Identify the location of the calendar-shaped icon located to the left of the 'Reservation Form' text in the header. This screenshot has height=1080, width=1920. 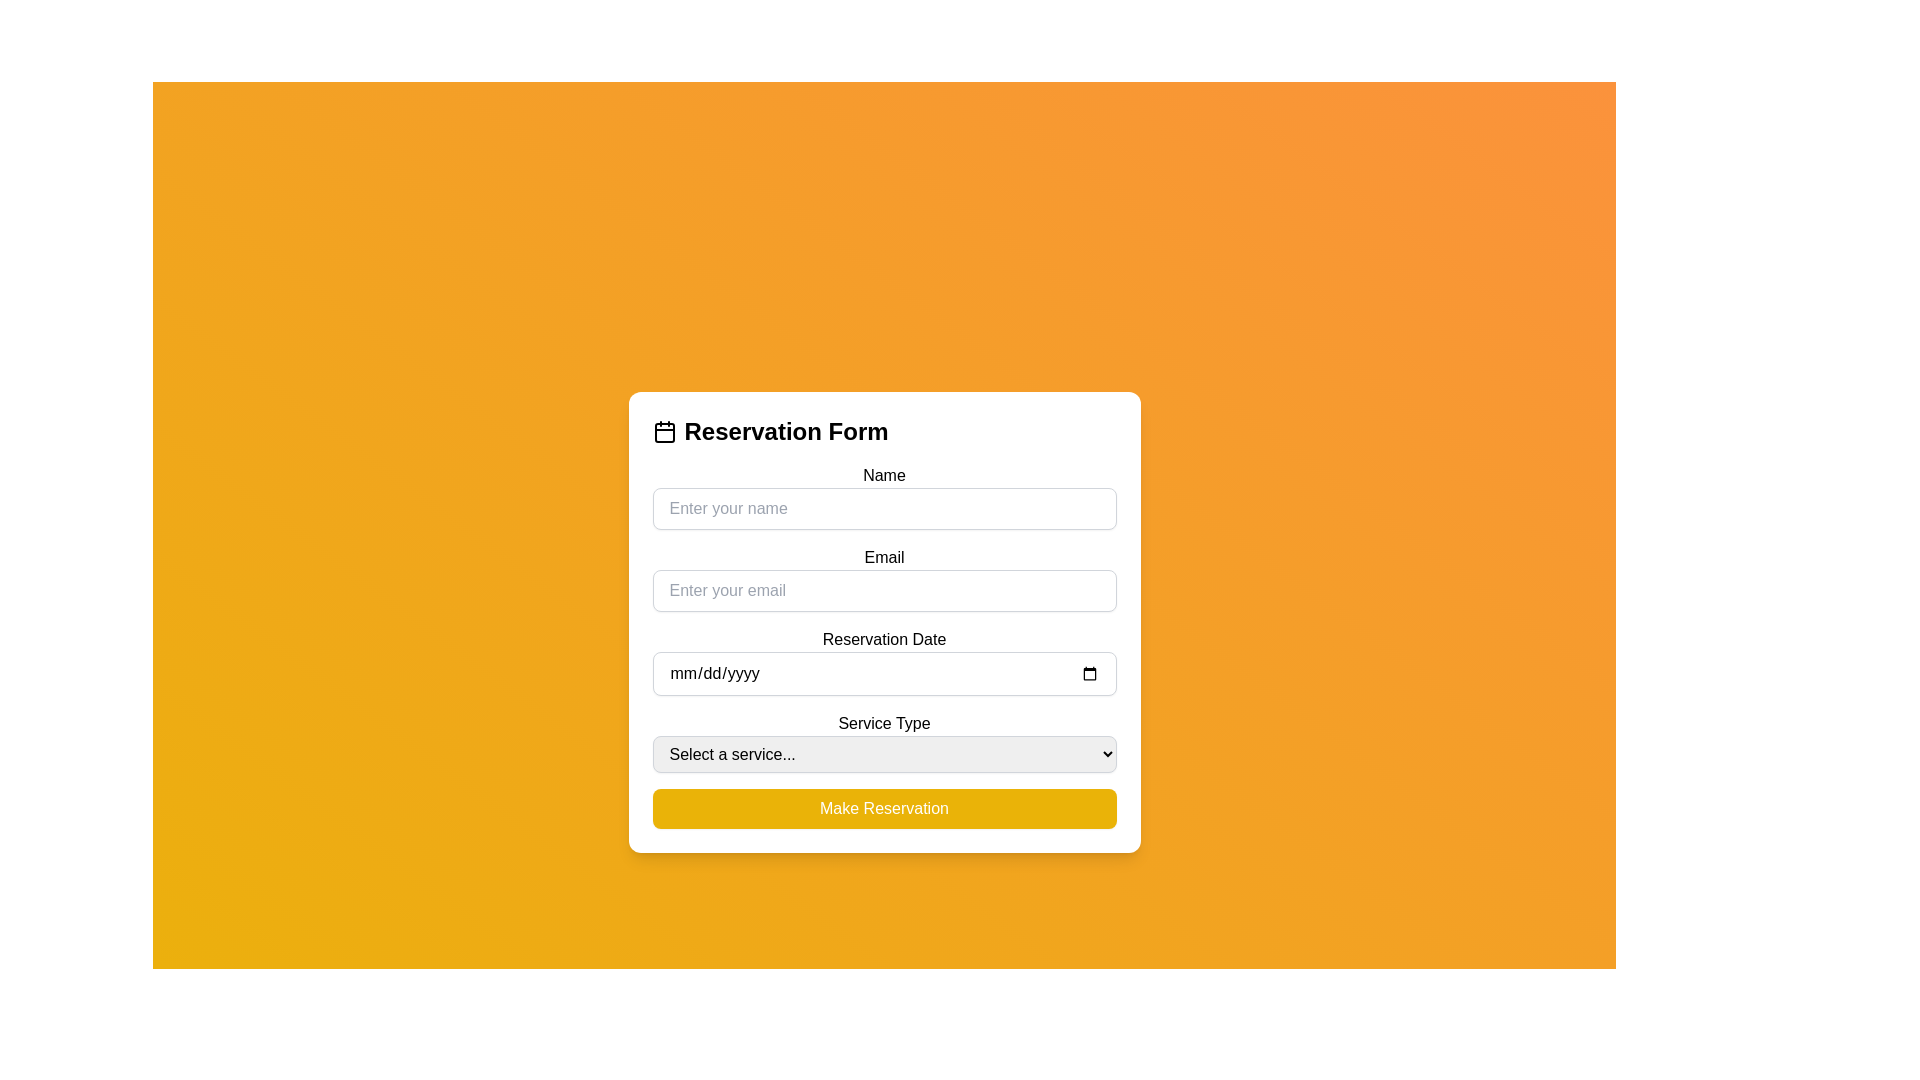
(664, 430).